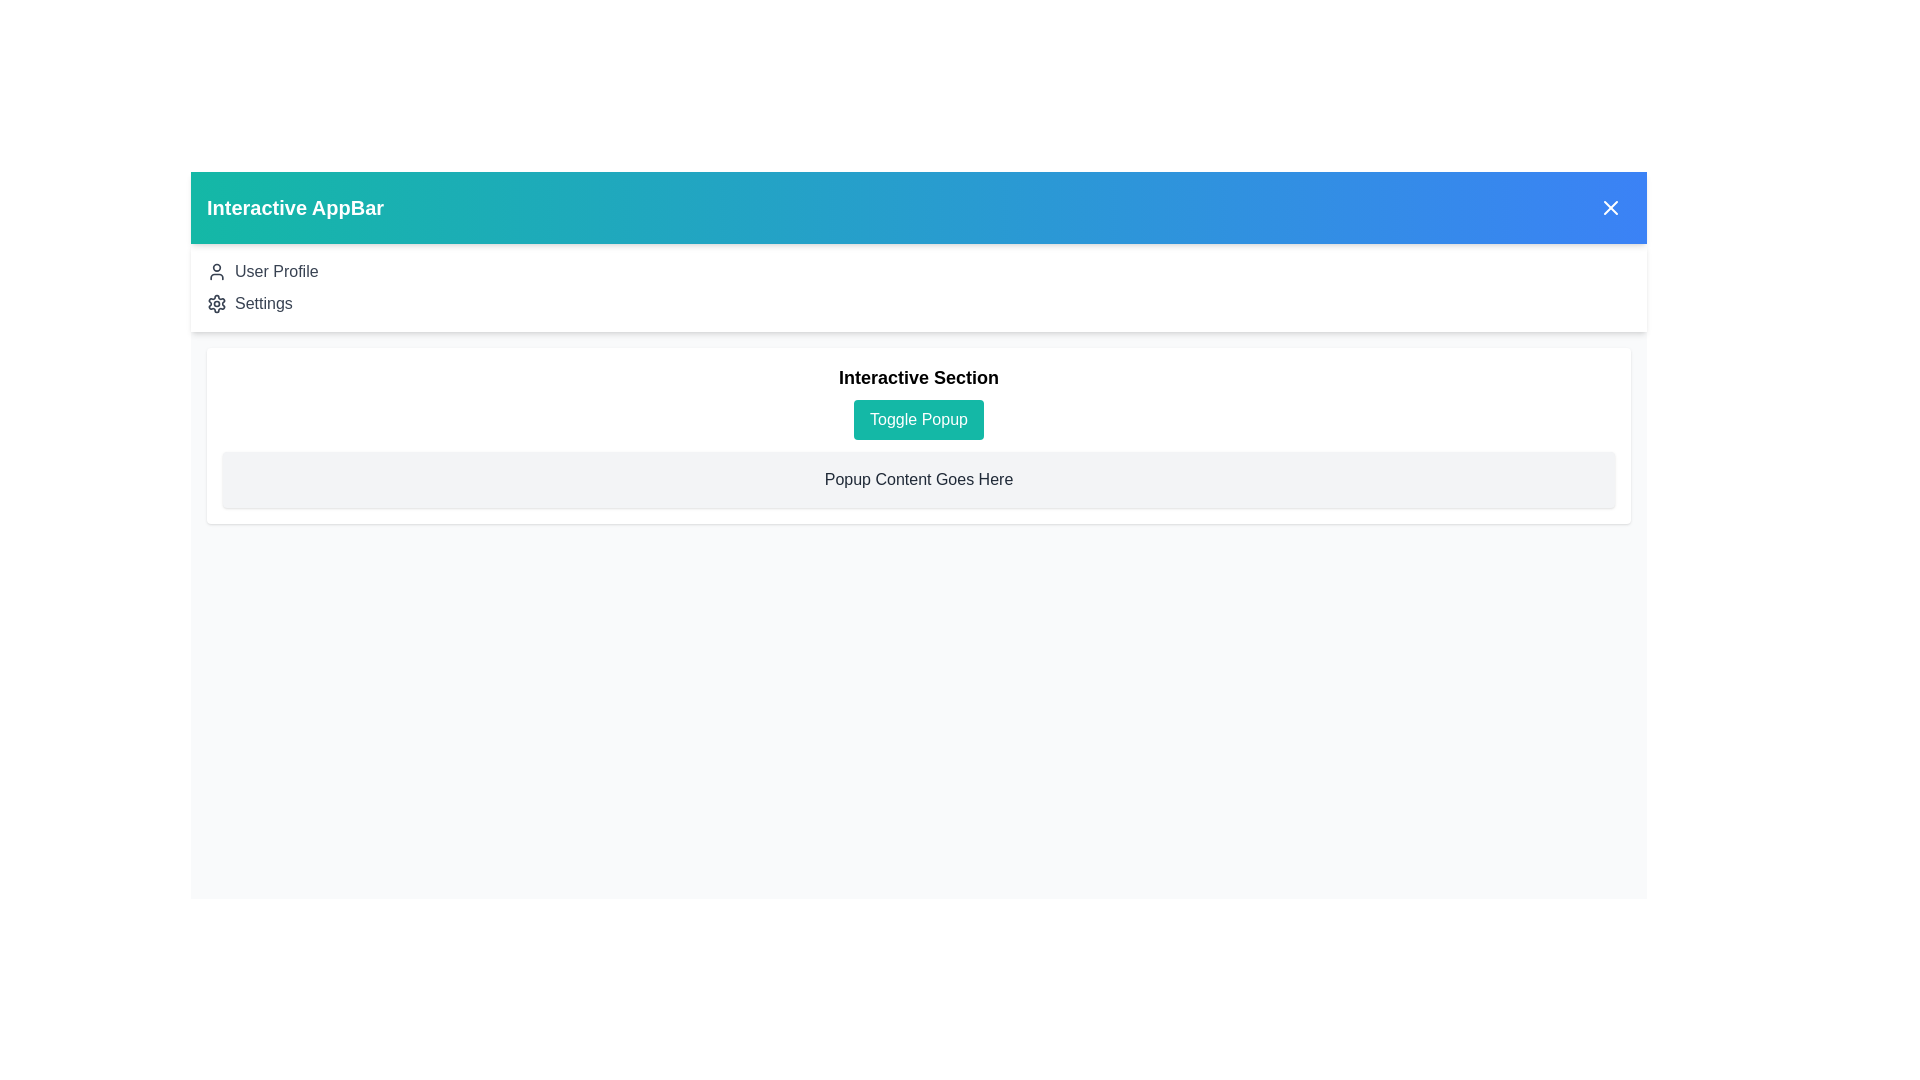 The image size is (1920, 1080). I want to click on the navigation item User Profile, so click(275, 272).